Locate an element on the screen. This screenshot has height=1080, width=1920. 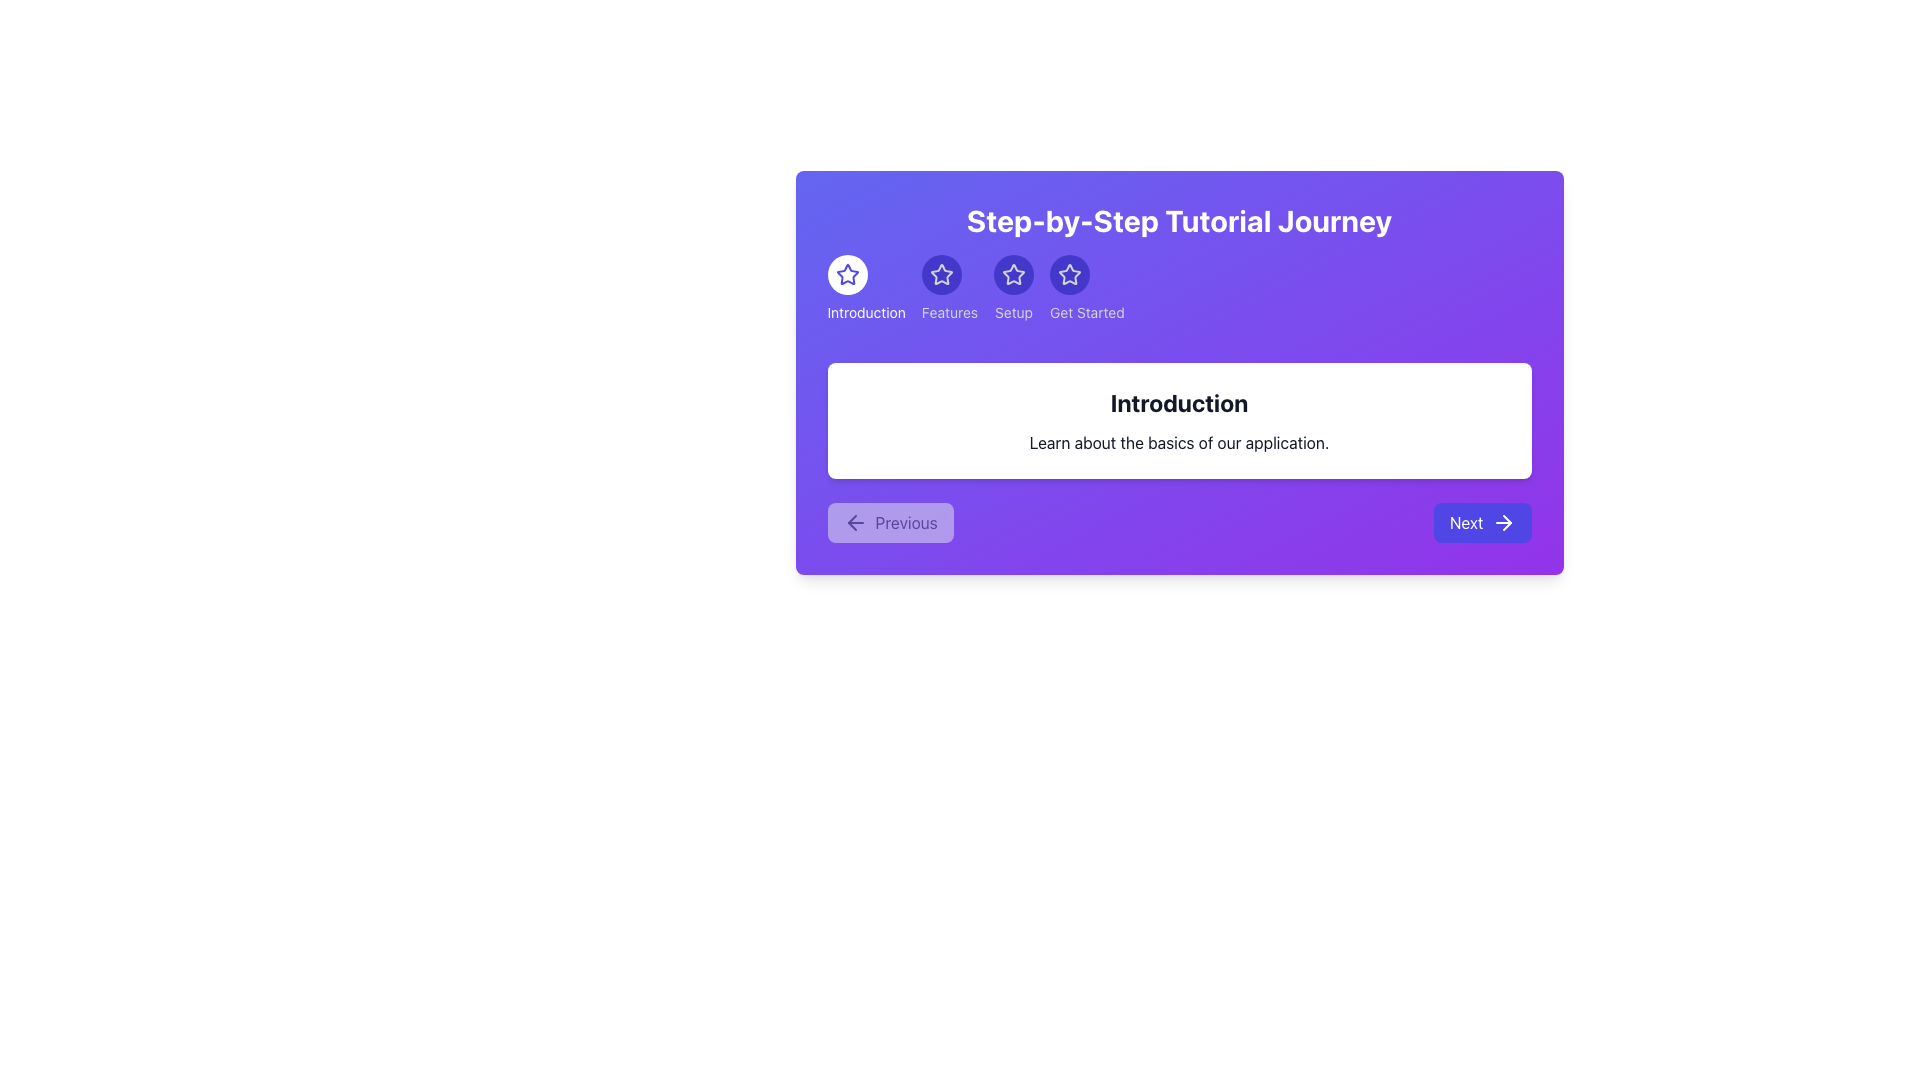
the star icon in the navigation section is located at coordinates (847, 274).